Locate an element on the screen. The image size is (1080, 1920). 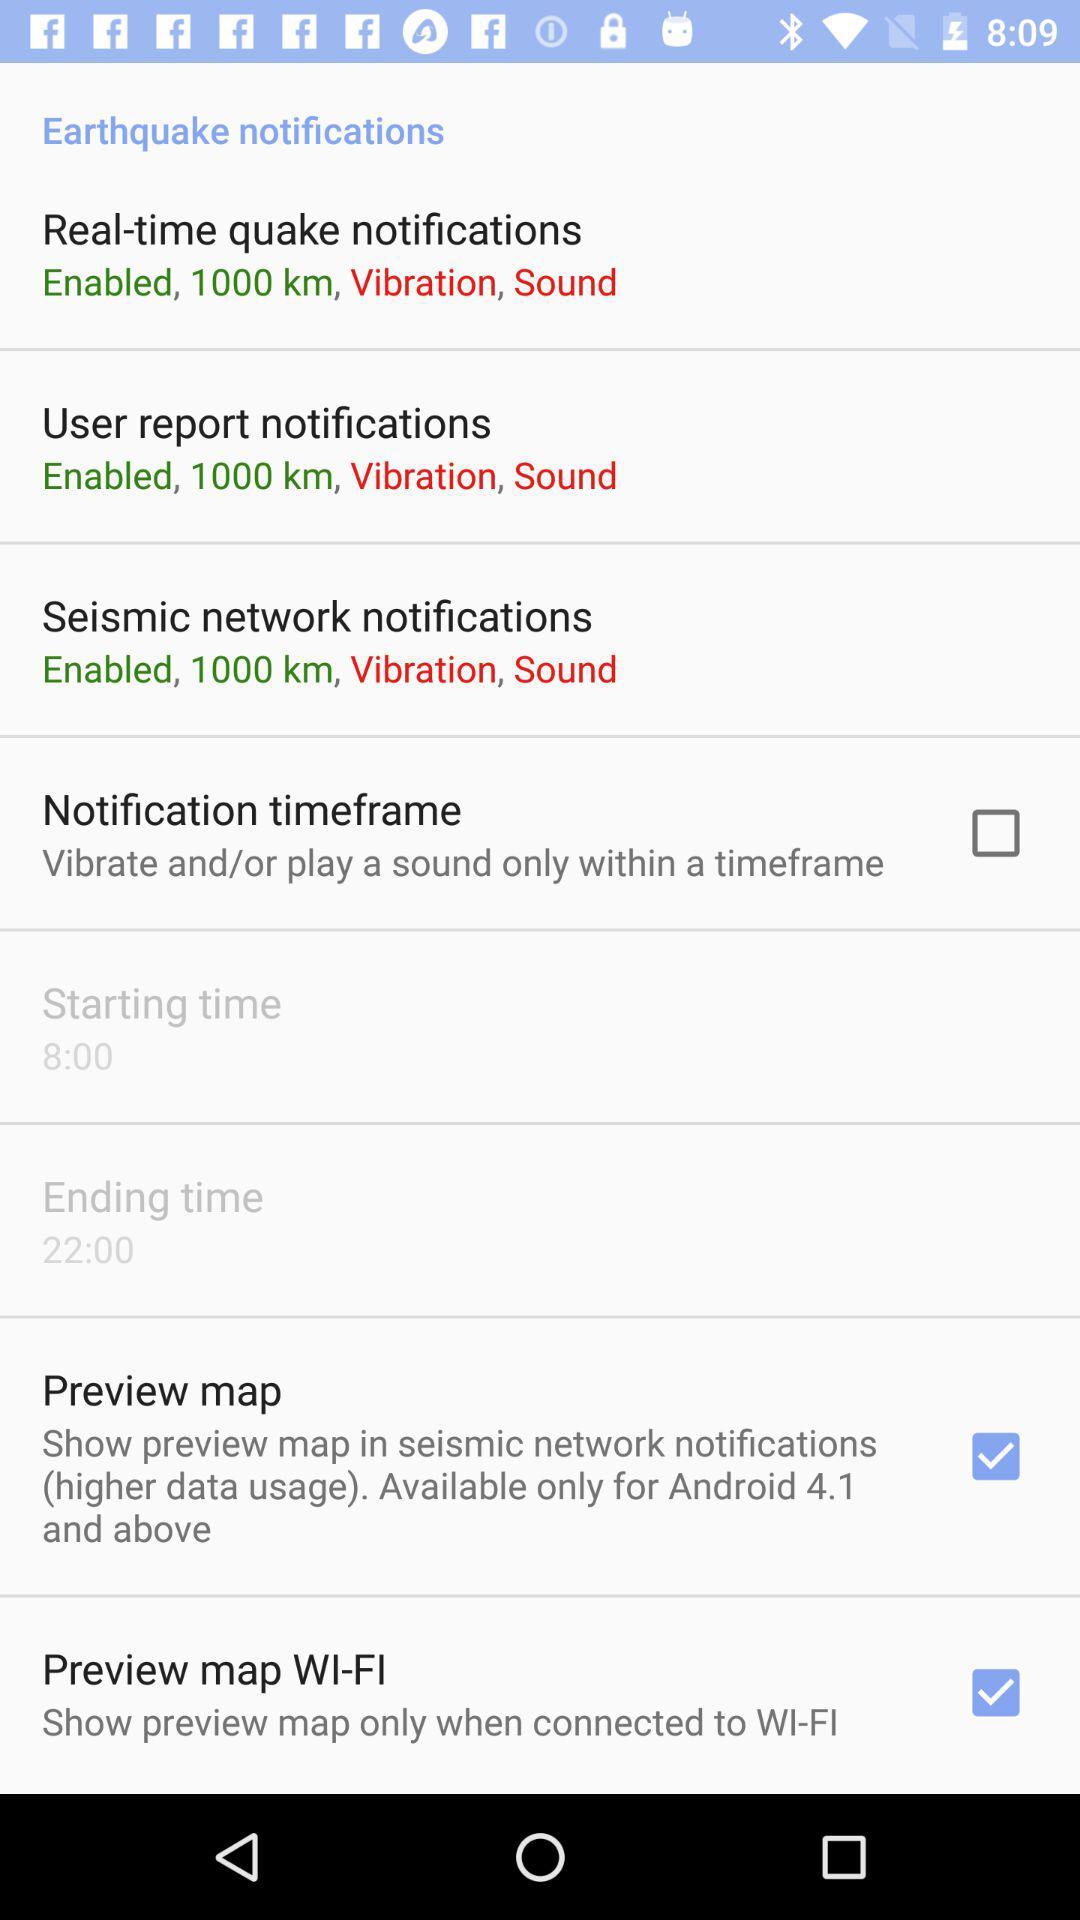
vibrate and or app is located at coordinates (463, 861).